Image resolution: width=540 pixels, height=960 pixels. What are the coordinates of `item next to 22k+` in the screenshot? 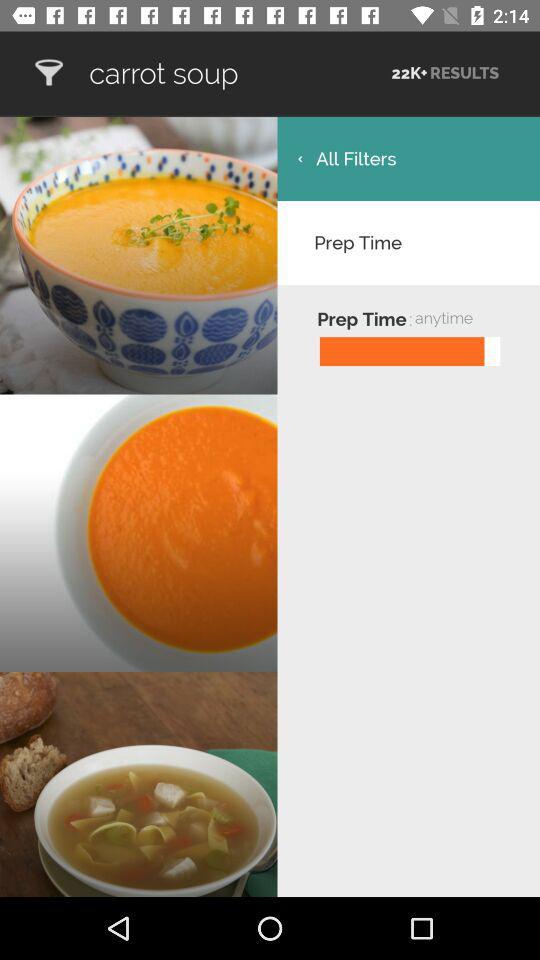 It's located at (238, 73).